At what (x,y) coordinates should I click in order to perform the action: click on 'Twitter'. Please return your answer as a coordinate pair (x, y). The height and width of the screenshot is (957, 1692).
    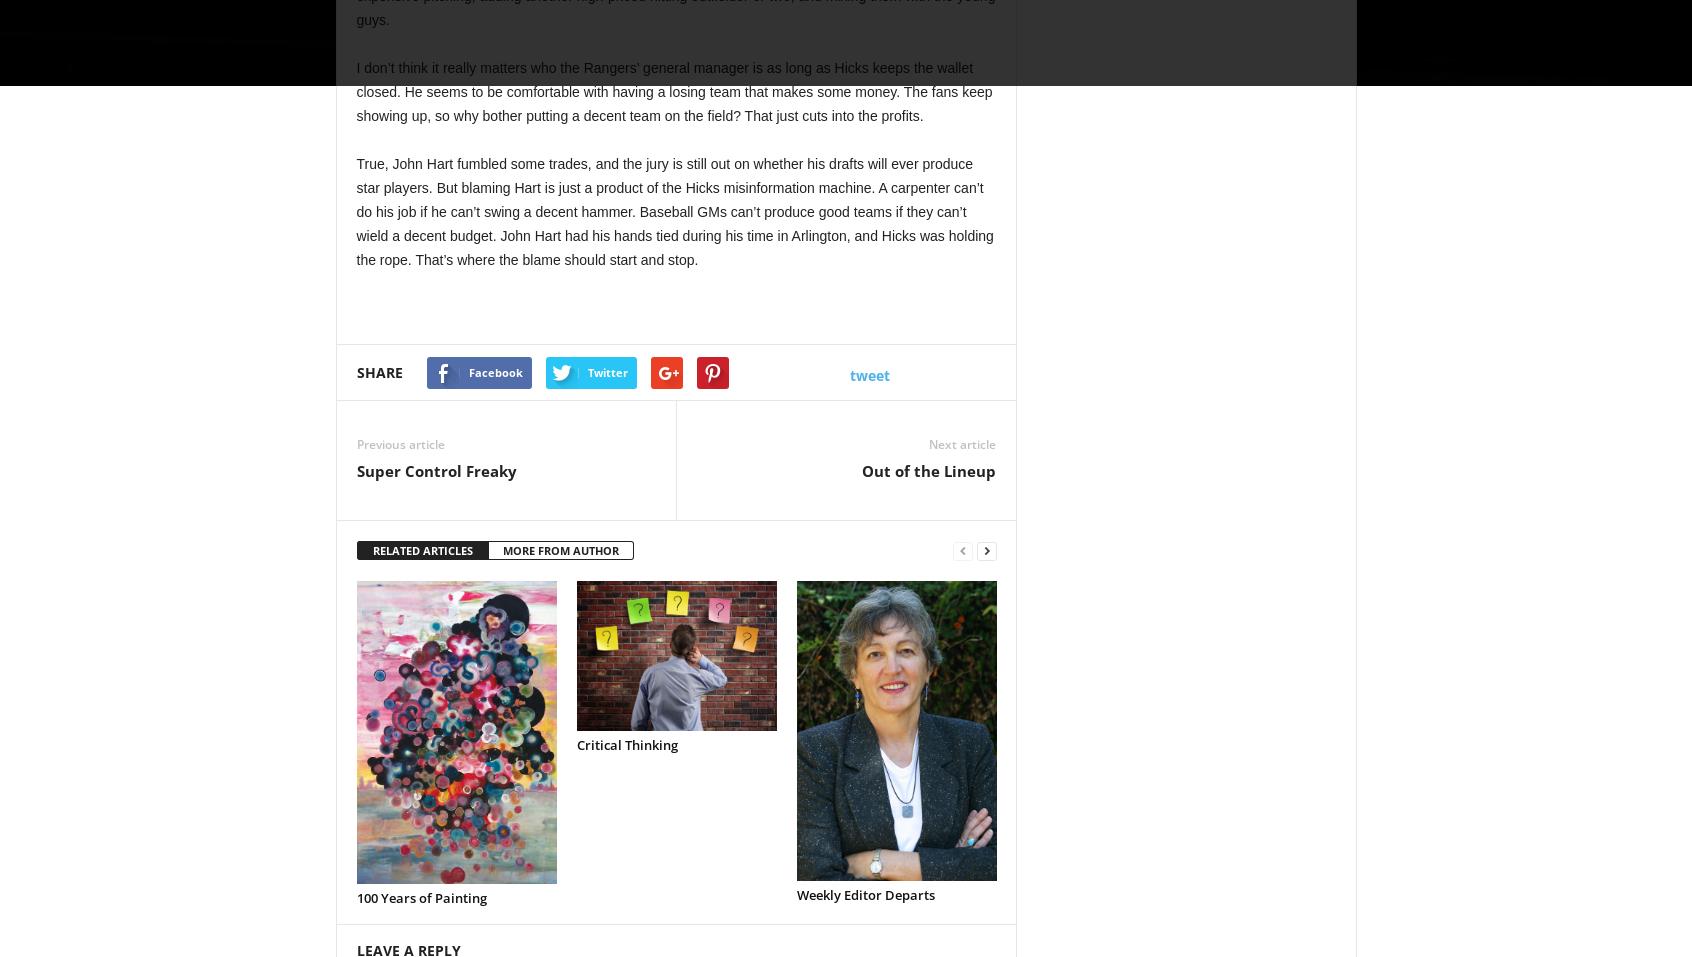
    Looking at the image, I should click on (585, 371).